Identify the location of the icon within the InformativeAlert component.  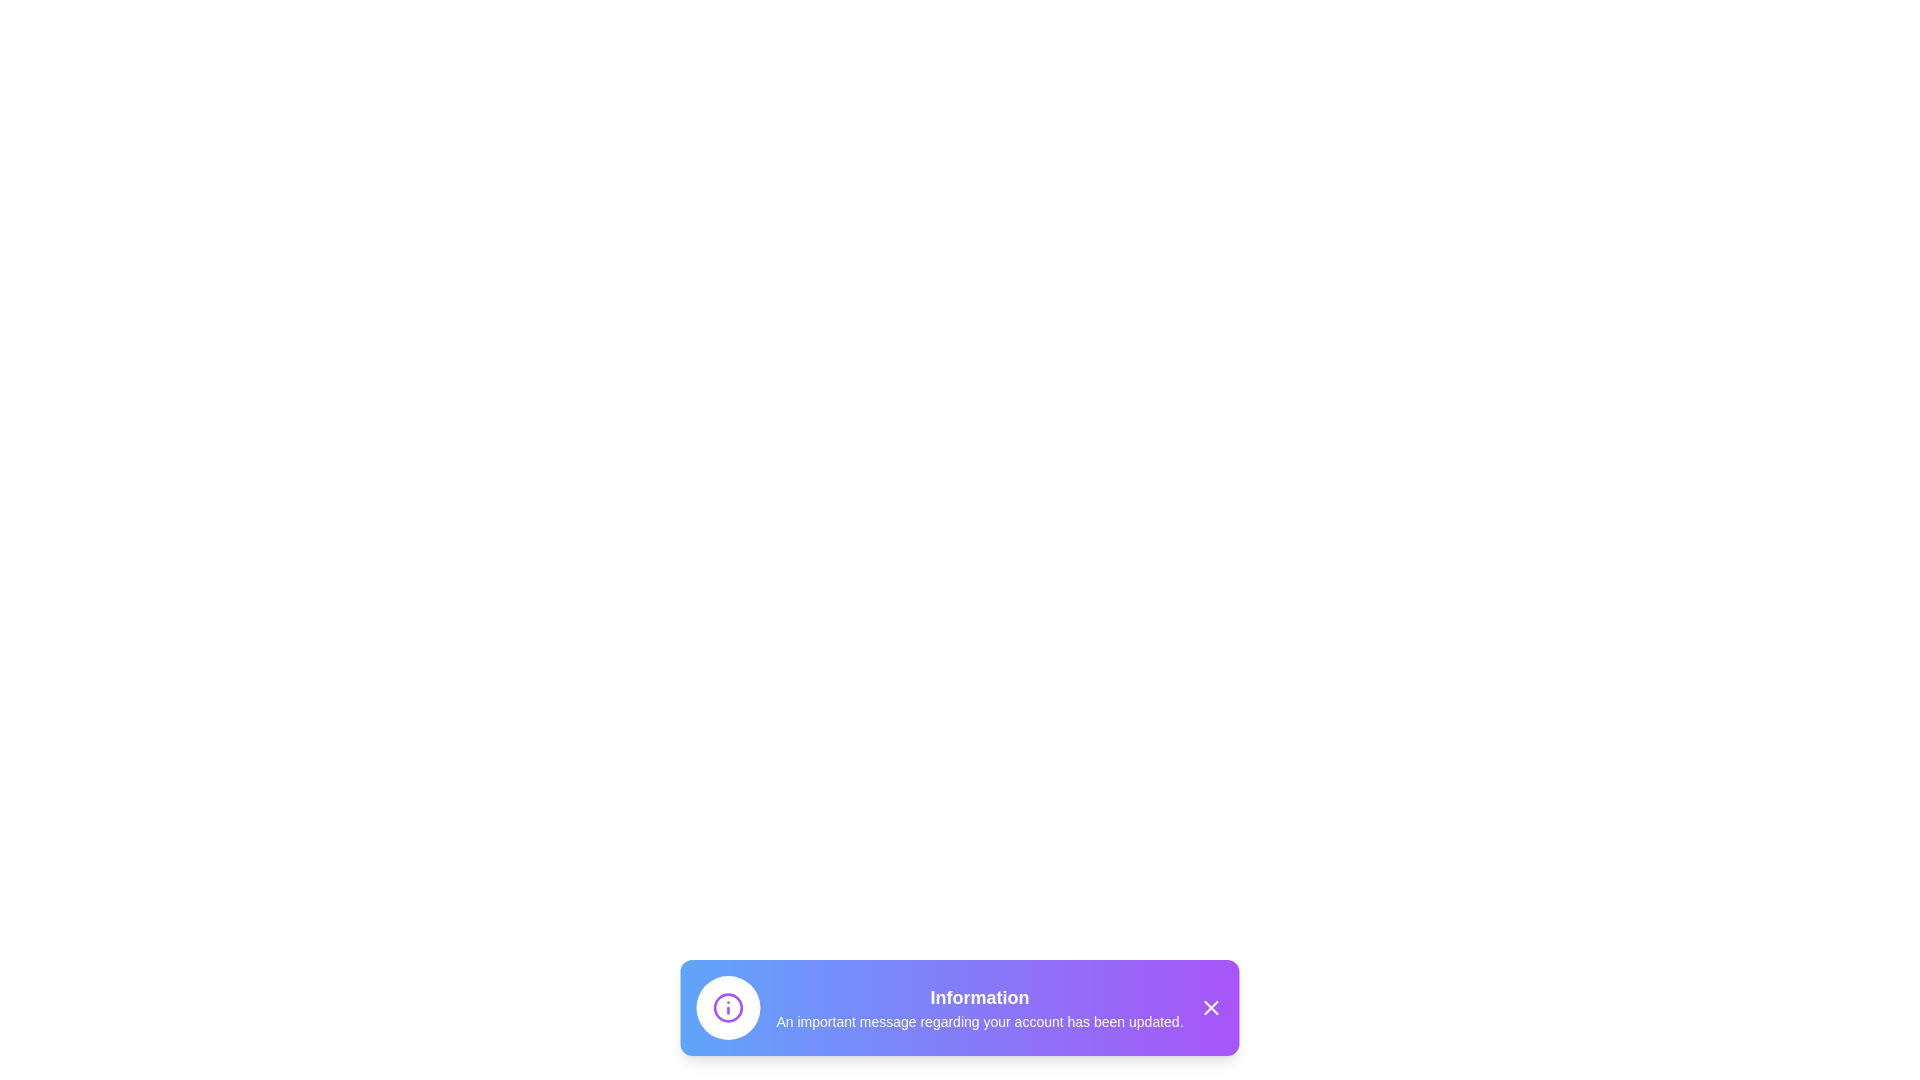
(727, 1007).